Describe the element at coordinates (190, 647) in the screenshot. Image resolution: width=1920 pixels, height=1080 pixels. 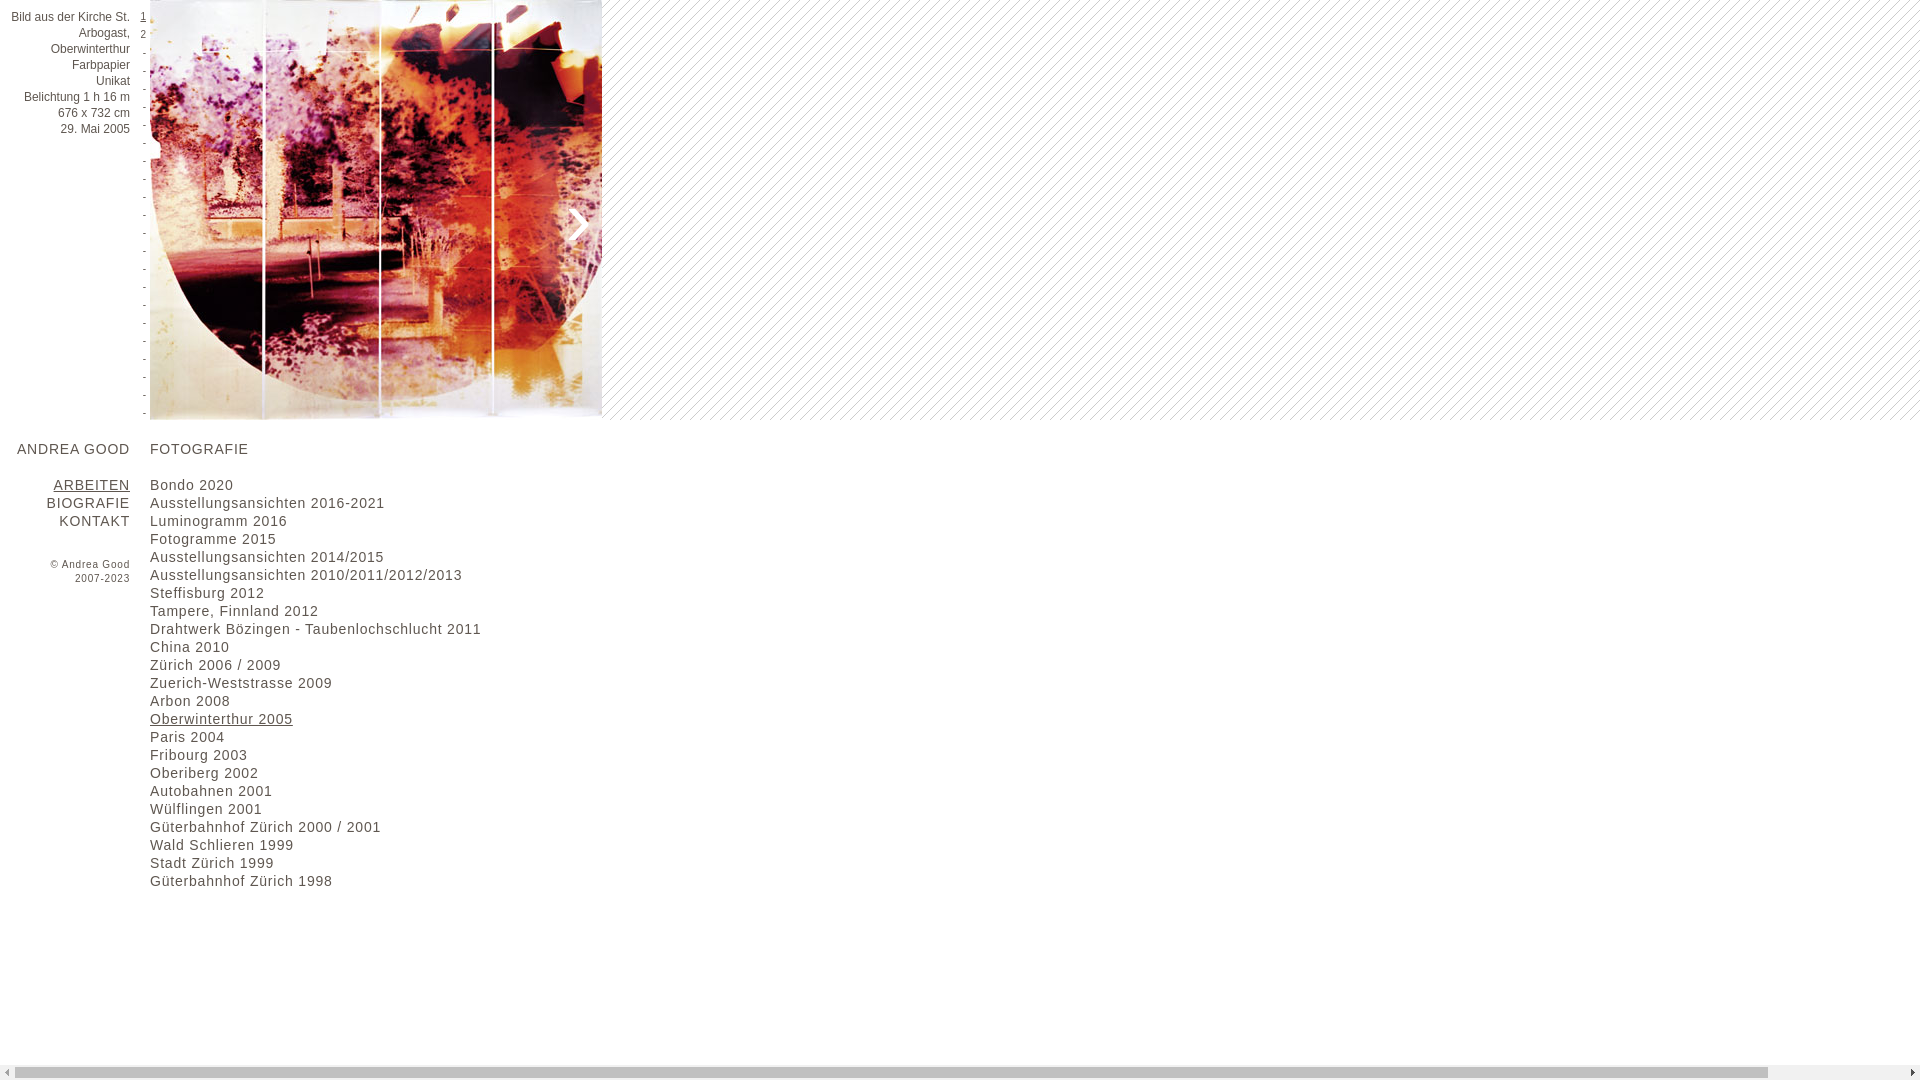
I see `'China 2010'` at that location.